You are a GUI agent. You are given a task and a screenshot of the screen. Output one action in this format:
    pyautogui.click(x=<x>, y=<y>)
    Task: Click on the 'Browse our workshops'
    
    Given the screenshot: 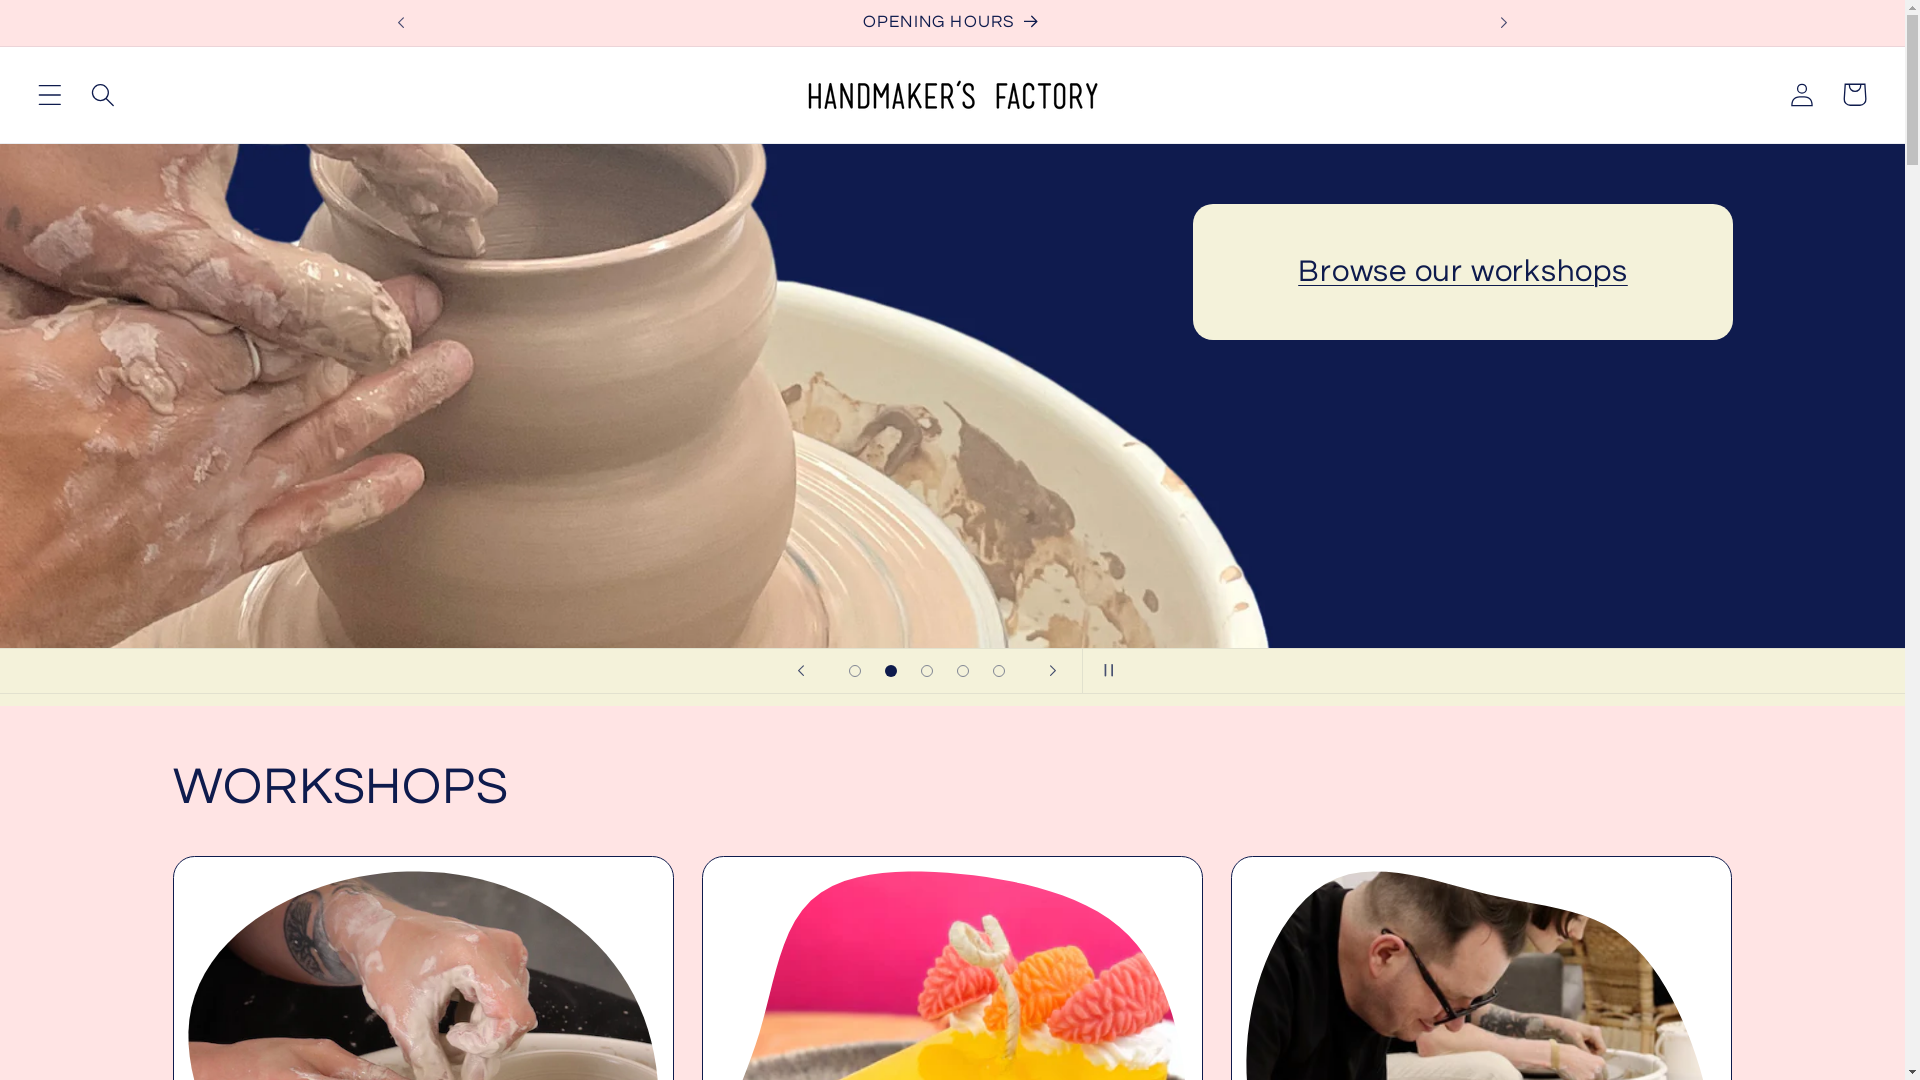 What is the action you would take?
    pyautogui.click(x=1463, y=271)
    